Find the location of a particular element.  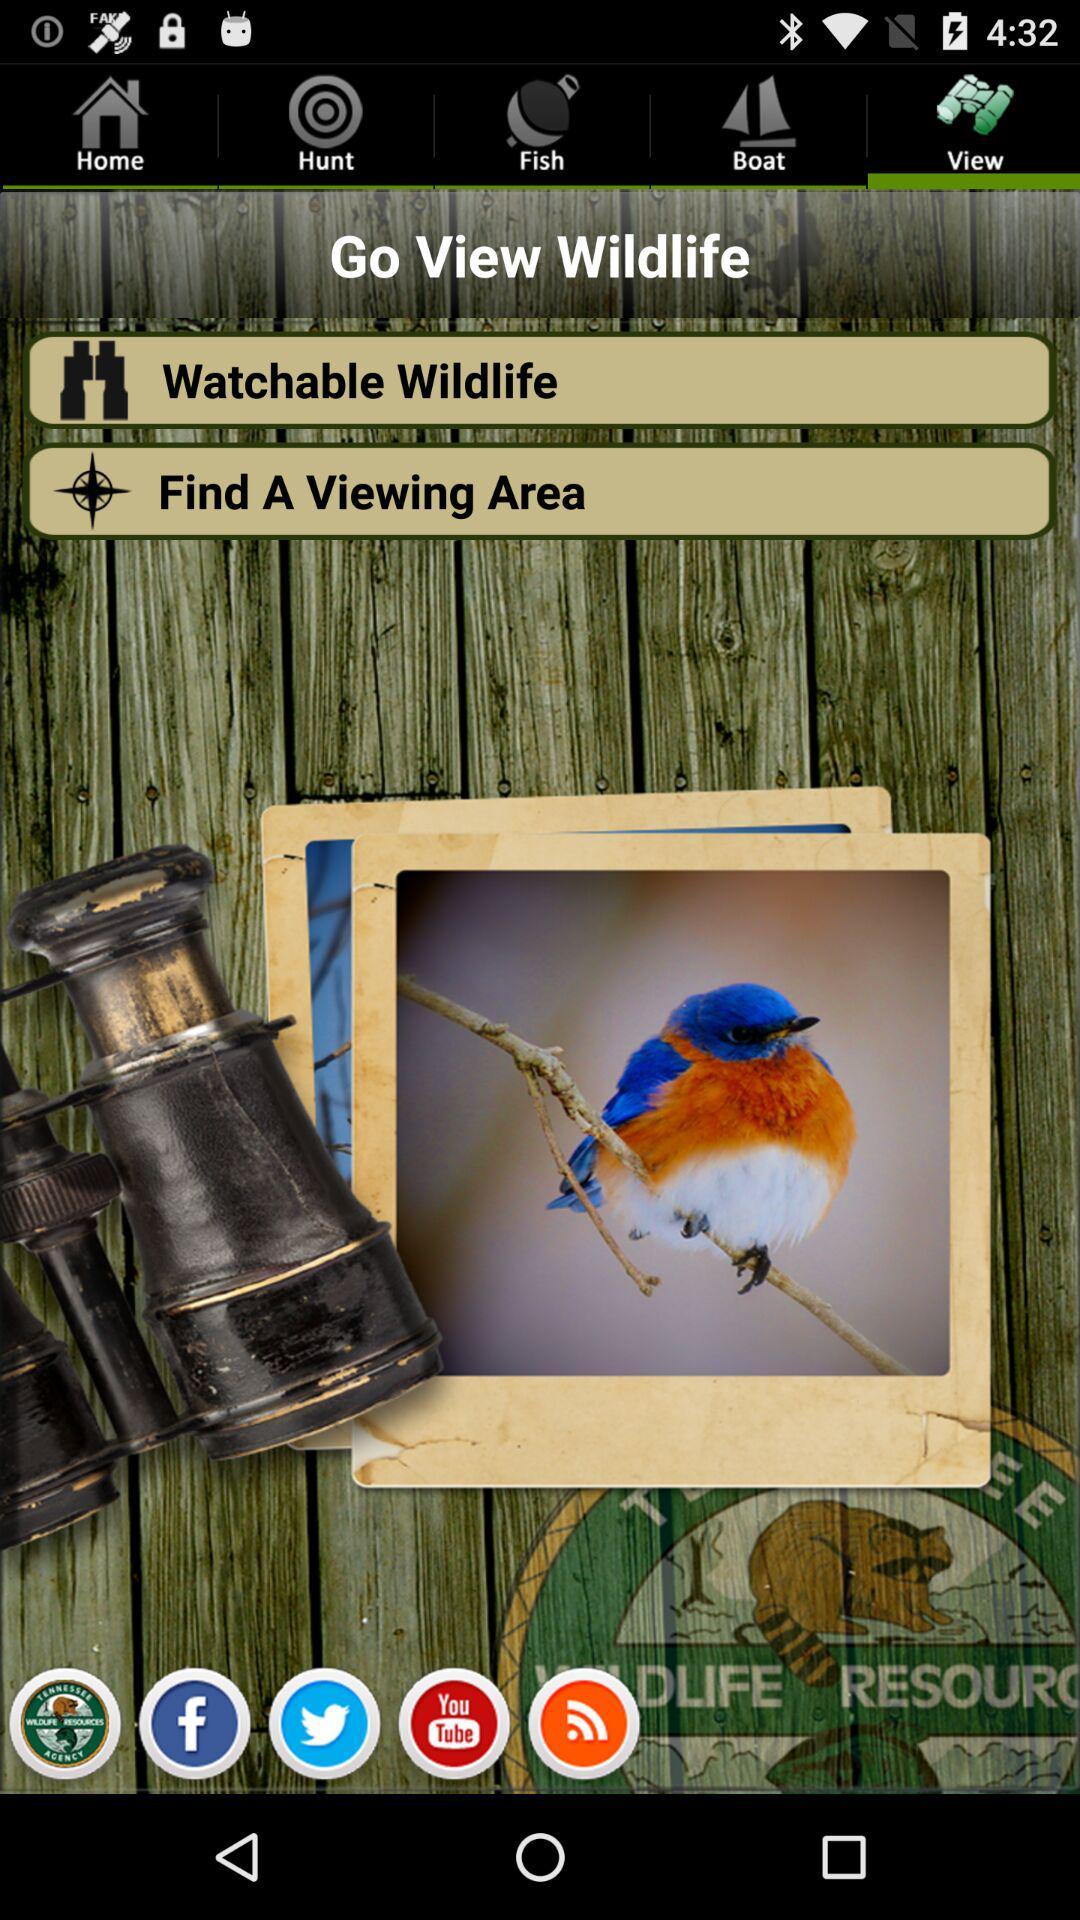

share to twitter is located at coordinates (323, 1728).